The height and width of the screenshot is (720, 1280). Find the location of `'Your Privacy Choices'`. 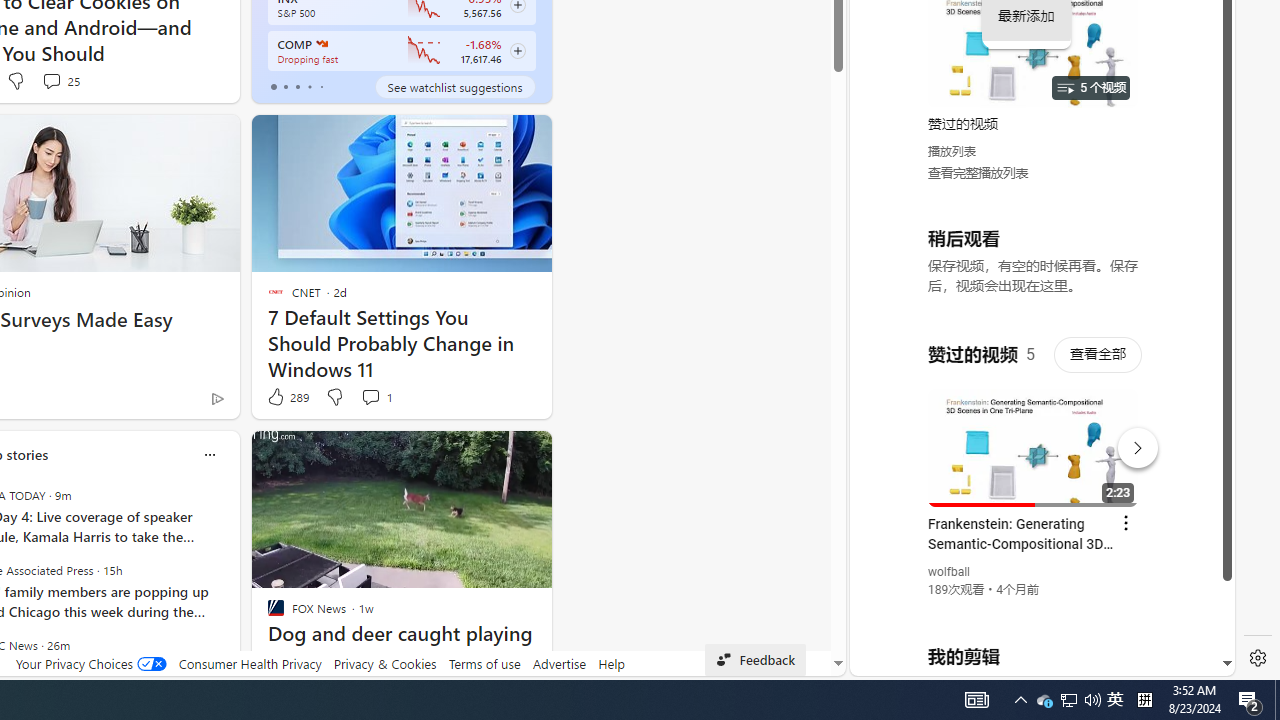

'Your Privacy Choices' is located at coordinates (89, 663).